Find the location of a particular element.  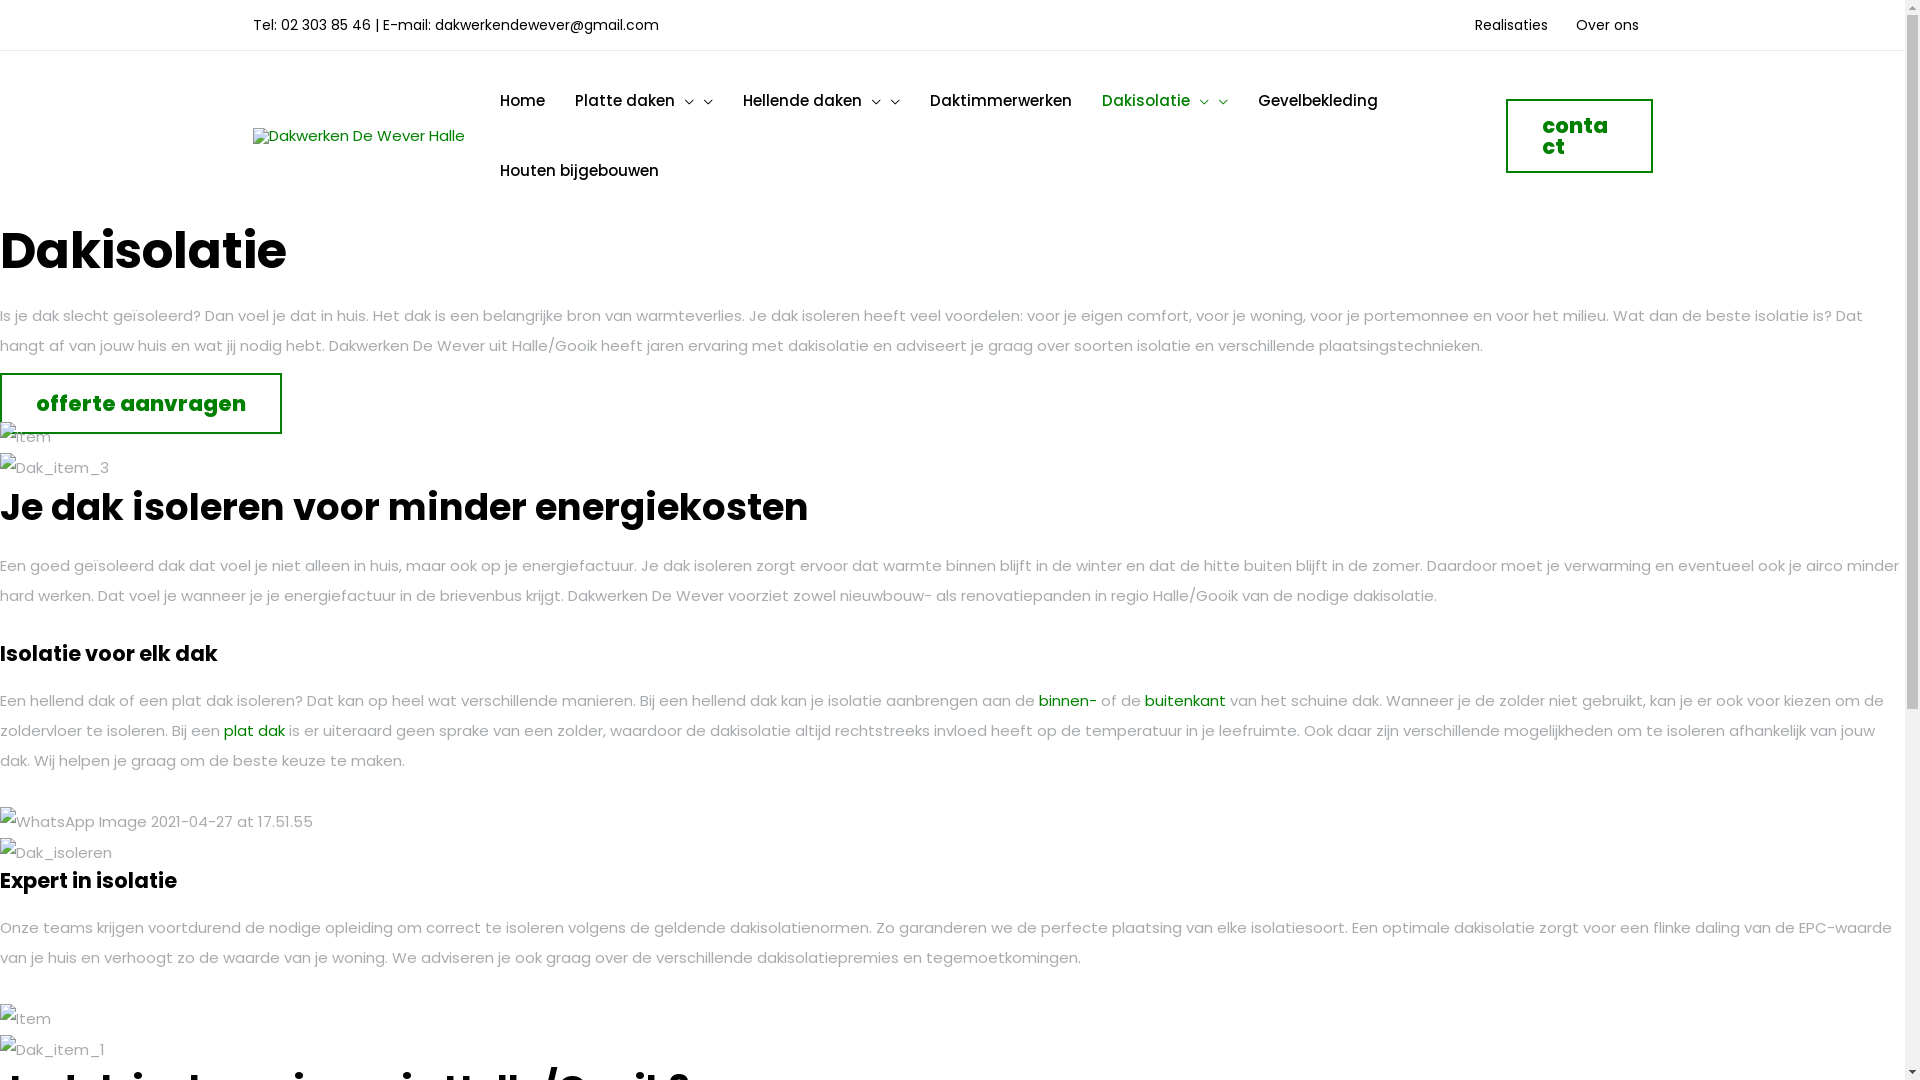

'Dak_isoleren' is located at coordinates (0, 852).